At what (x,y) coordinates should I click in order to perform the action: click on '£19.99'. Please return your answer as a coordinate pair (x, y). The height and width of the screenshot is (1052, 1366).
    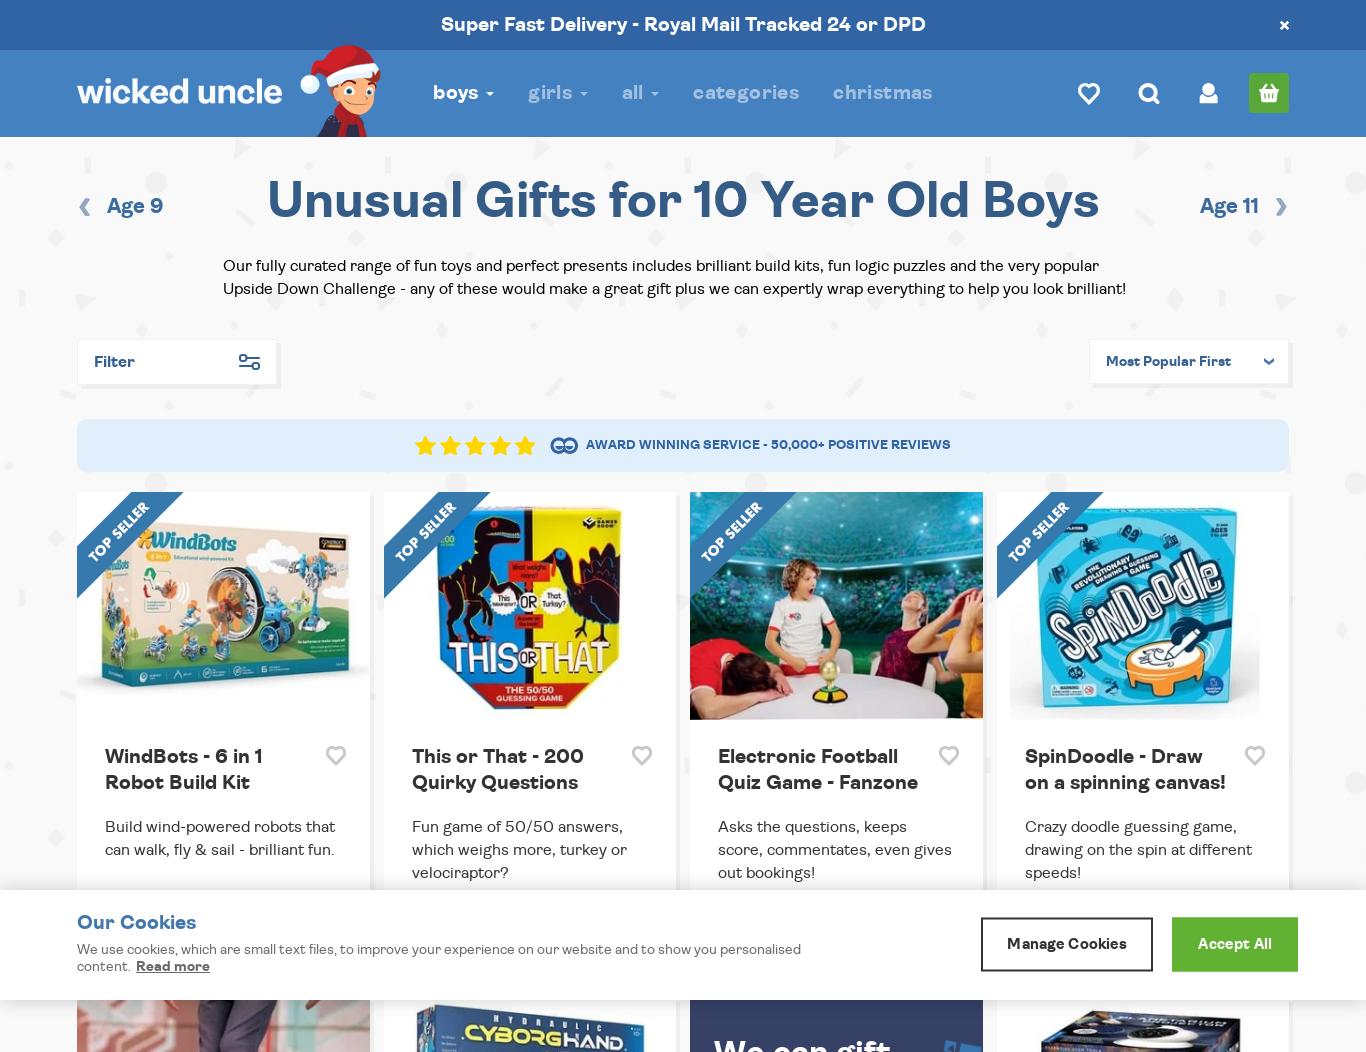
    Looking at the image, I should click on (1047, 933).